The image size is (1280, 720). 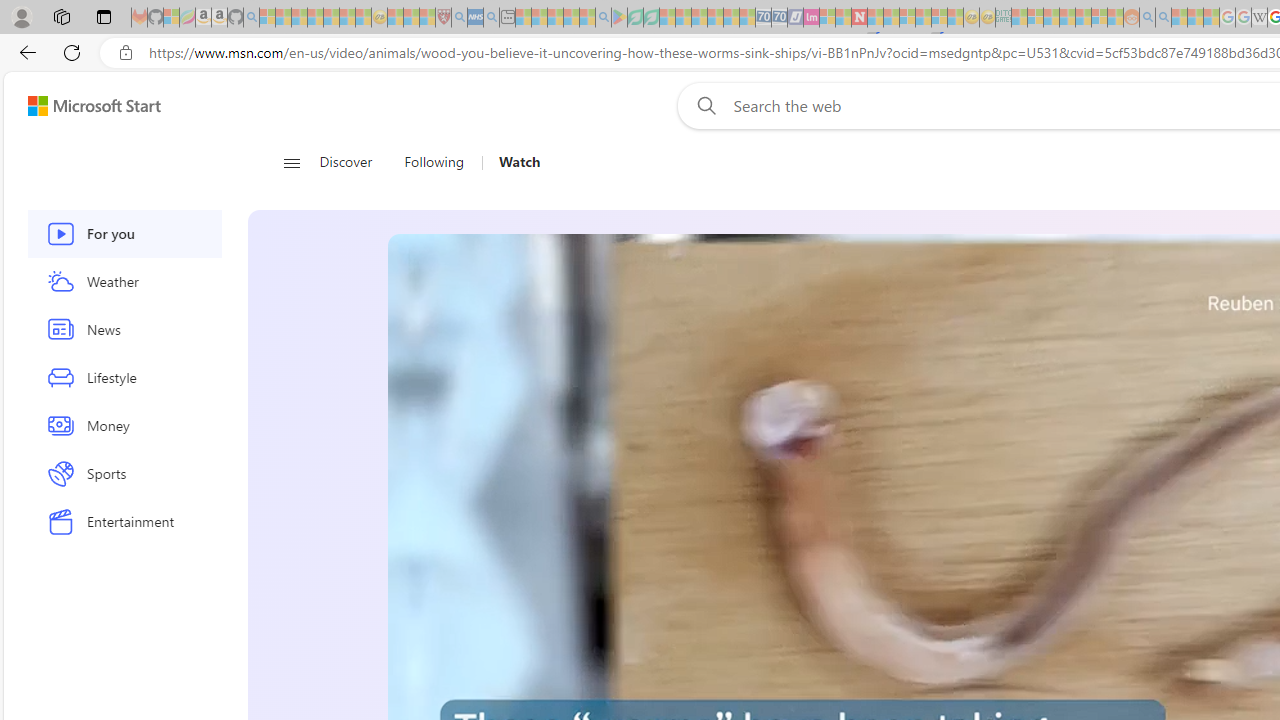 I want to click on 'Skip to footer', so click(x=81, y=105).